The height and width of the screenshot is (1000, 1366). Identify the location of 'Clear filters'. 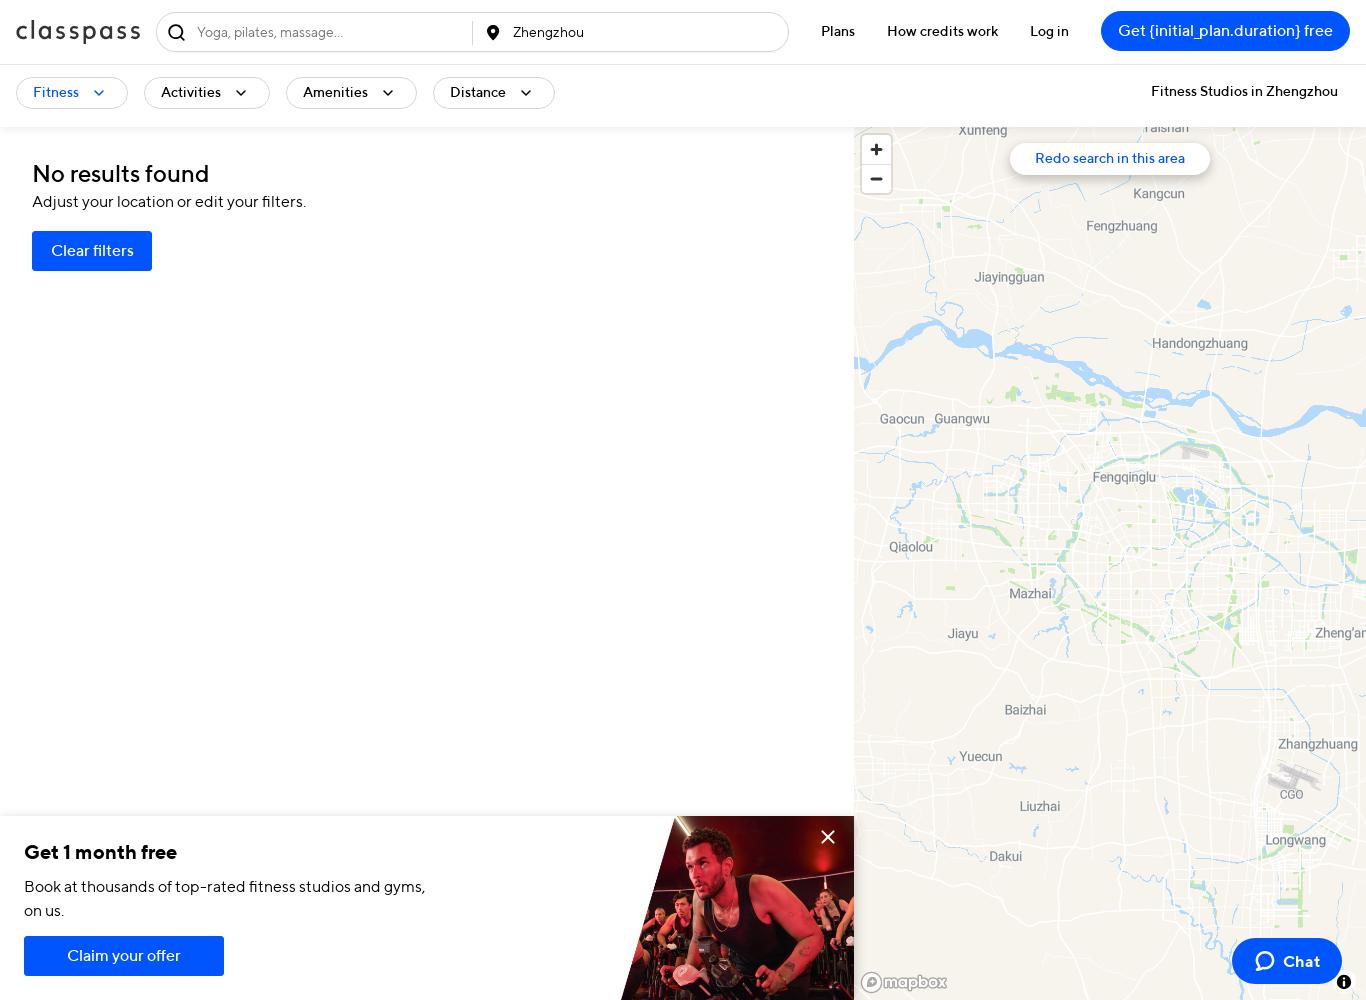
(91, 252).